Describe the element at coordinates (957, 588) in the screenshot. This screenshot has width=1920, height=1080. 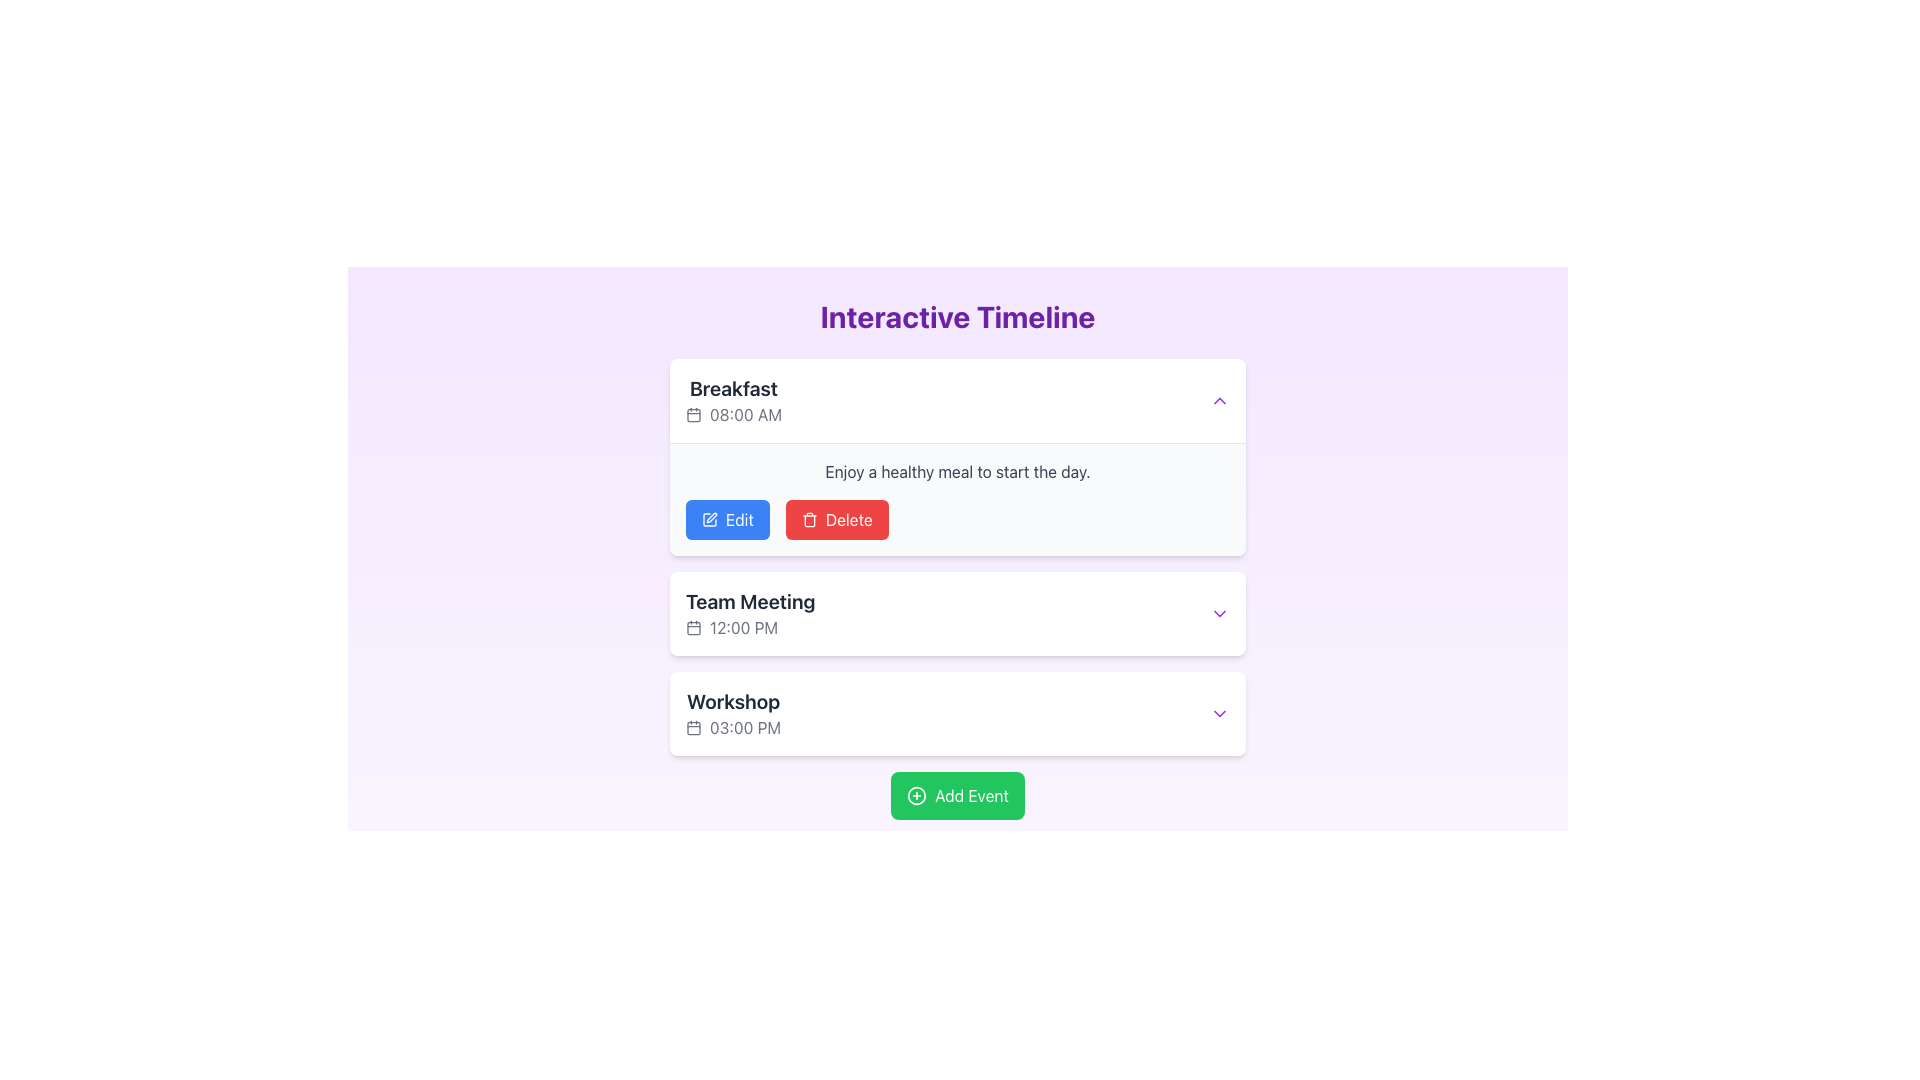
I see `the second card in the 'Interactive Timeline'` at that location.